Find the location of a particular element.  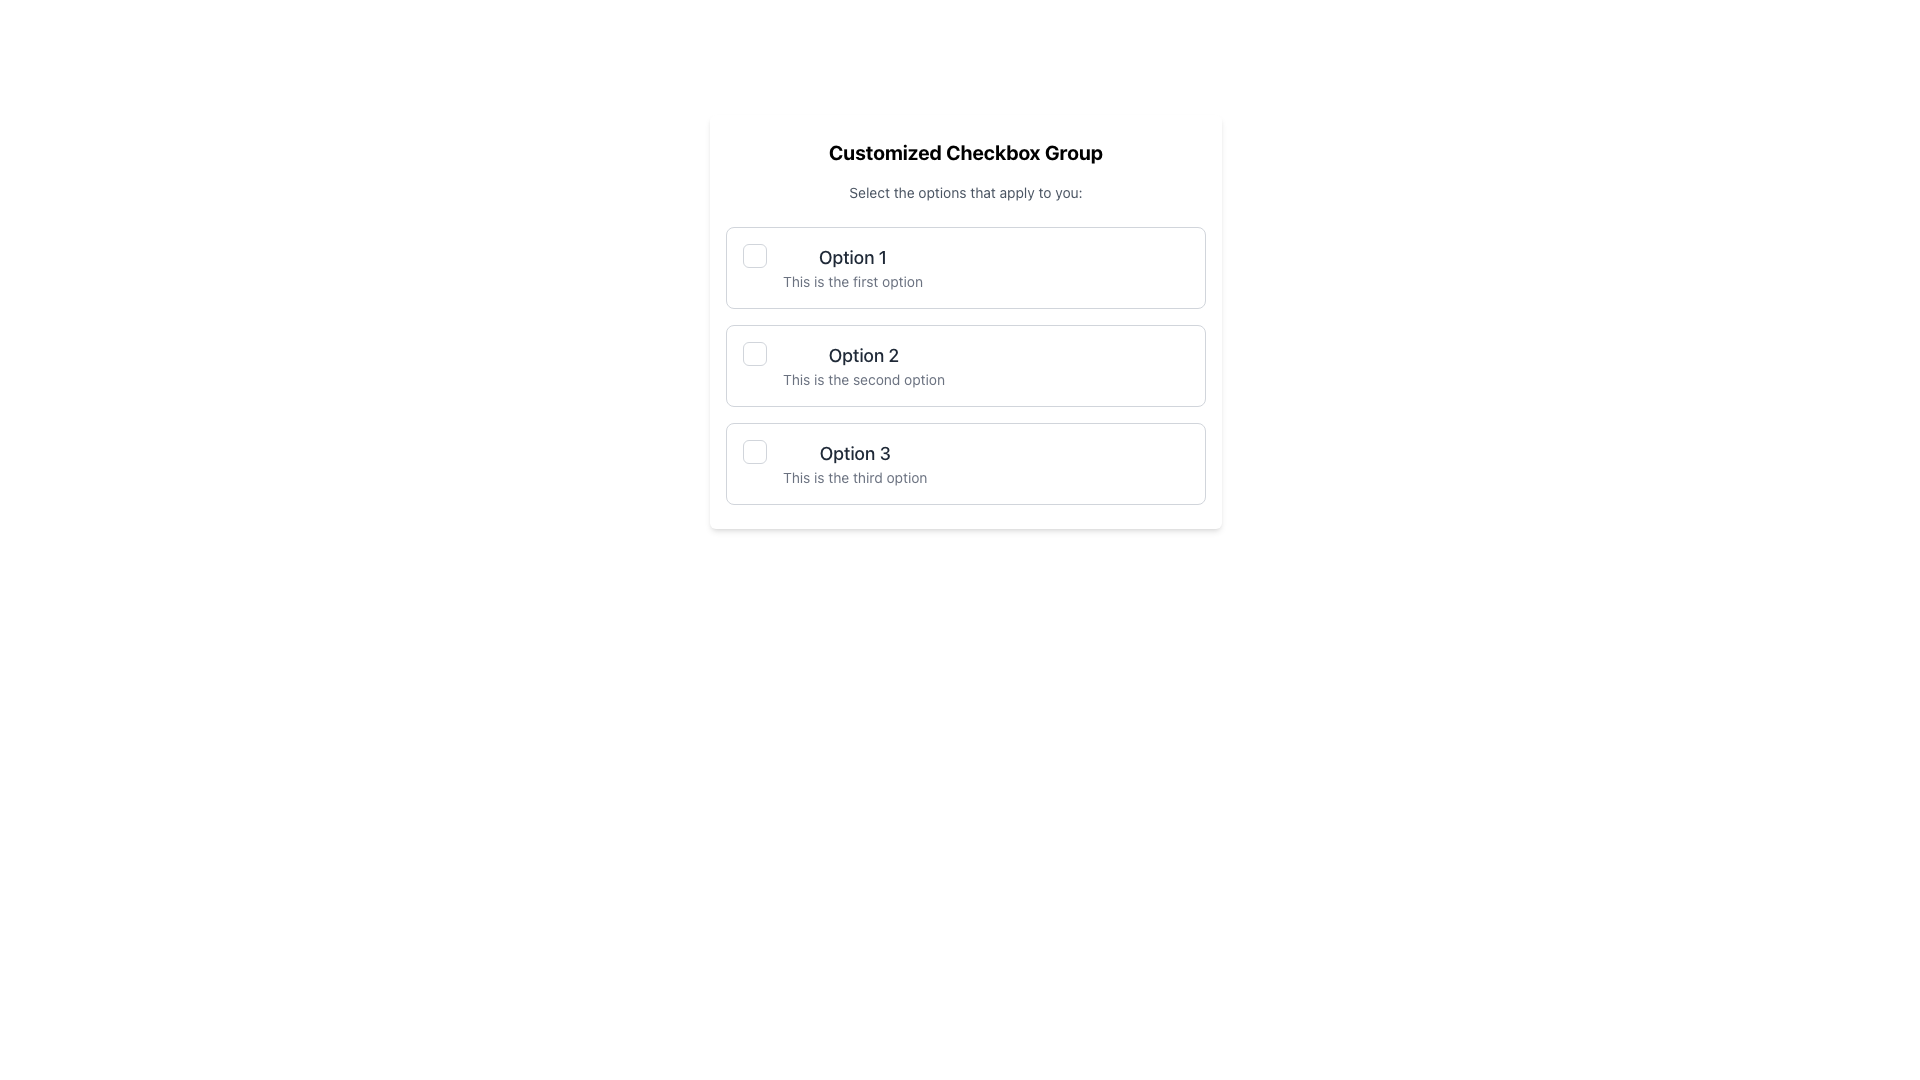

the first selectable option labeled 'Option 1' with a checkbox is located at coordinates (965, 266).